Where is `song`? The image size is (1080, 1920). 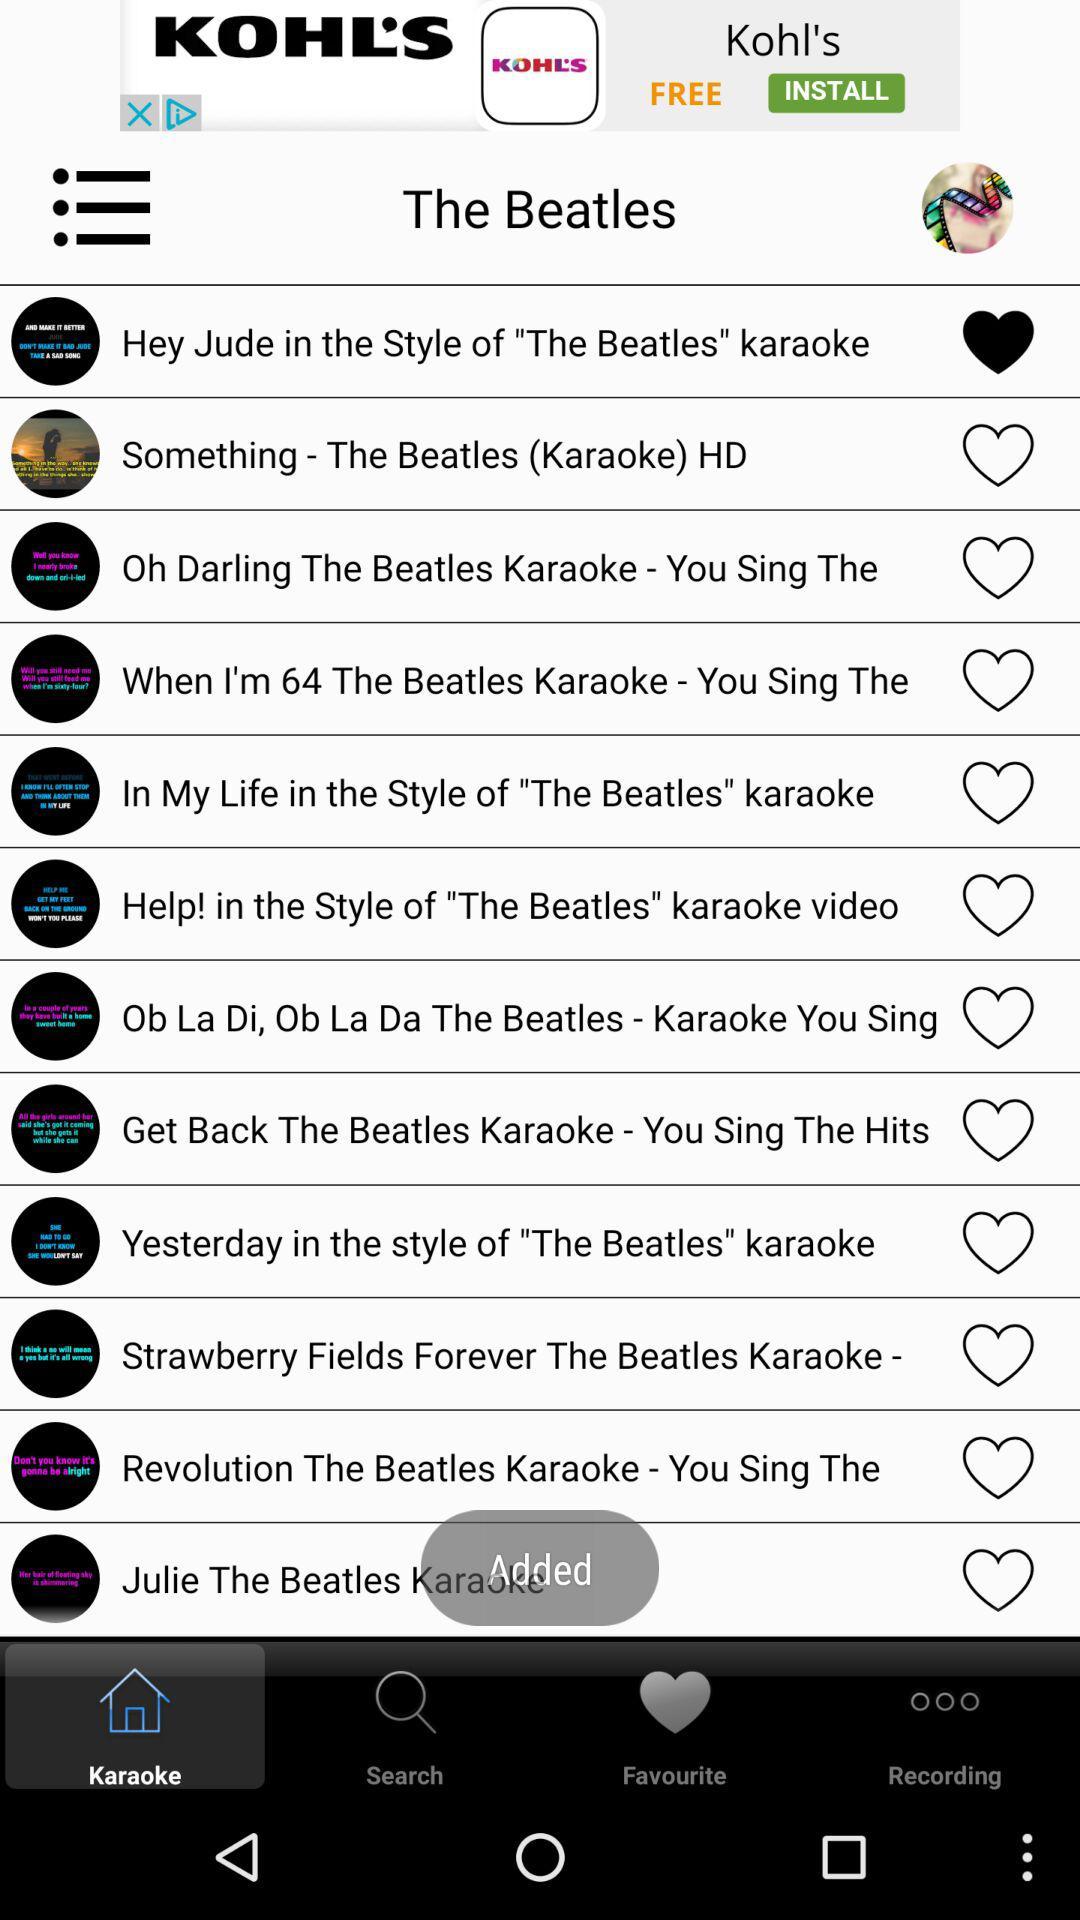 song is located at coordinates (998, 1016).